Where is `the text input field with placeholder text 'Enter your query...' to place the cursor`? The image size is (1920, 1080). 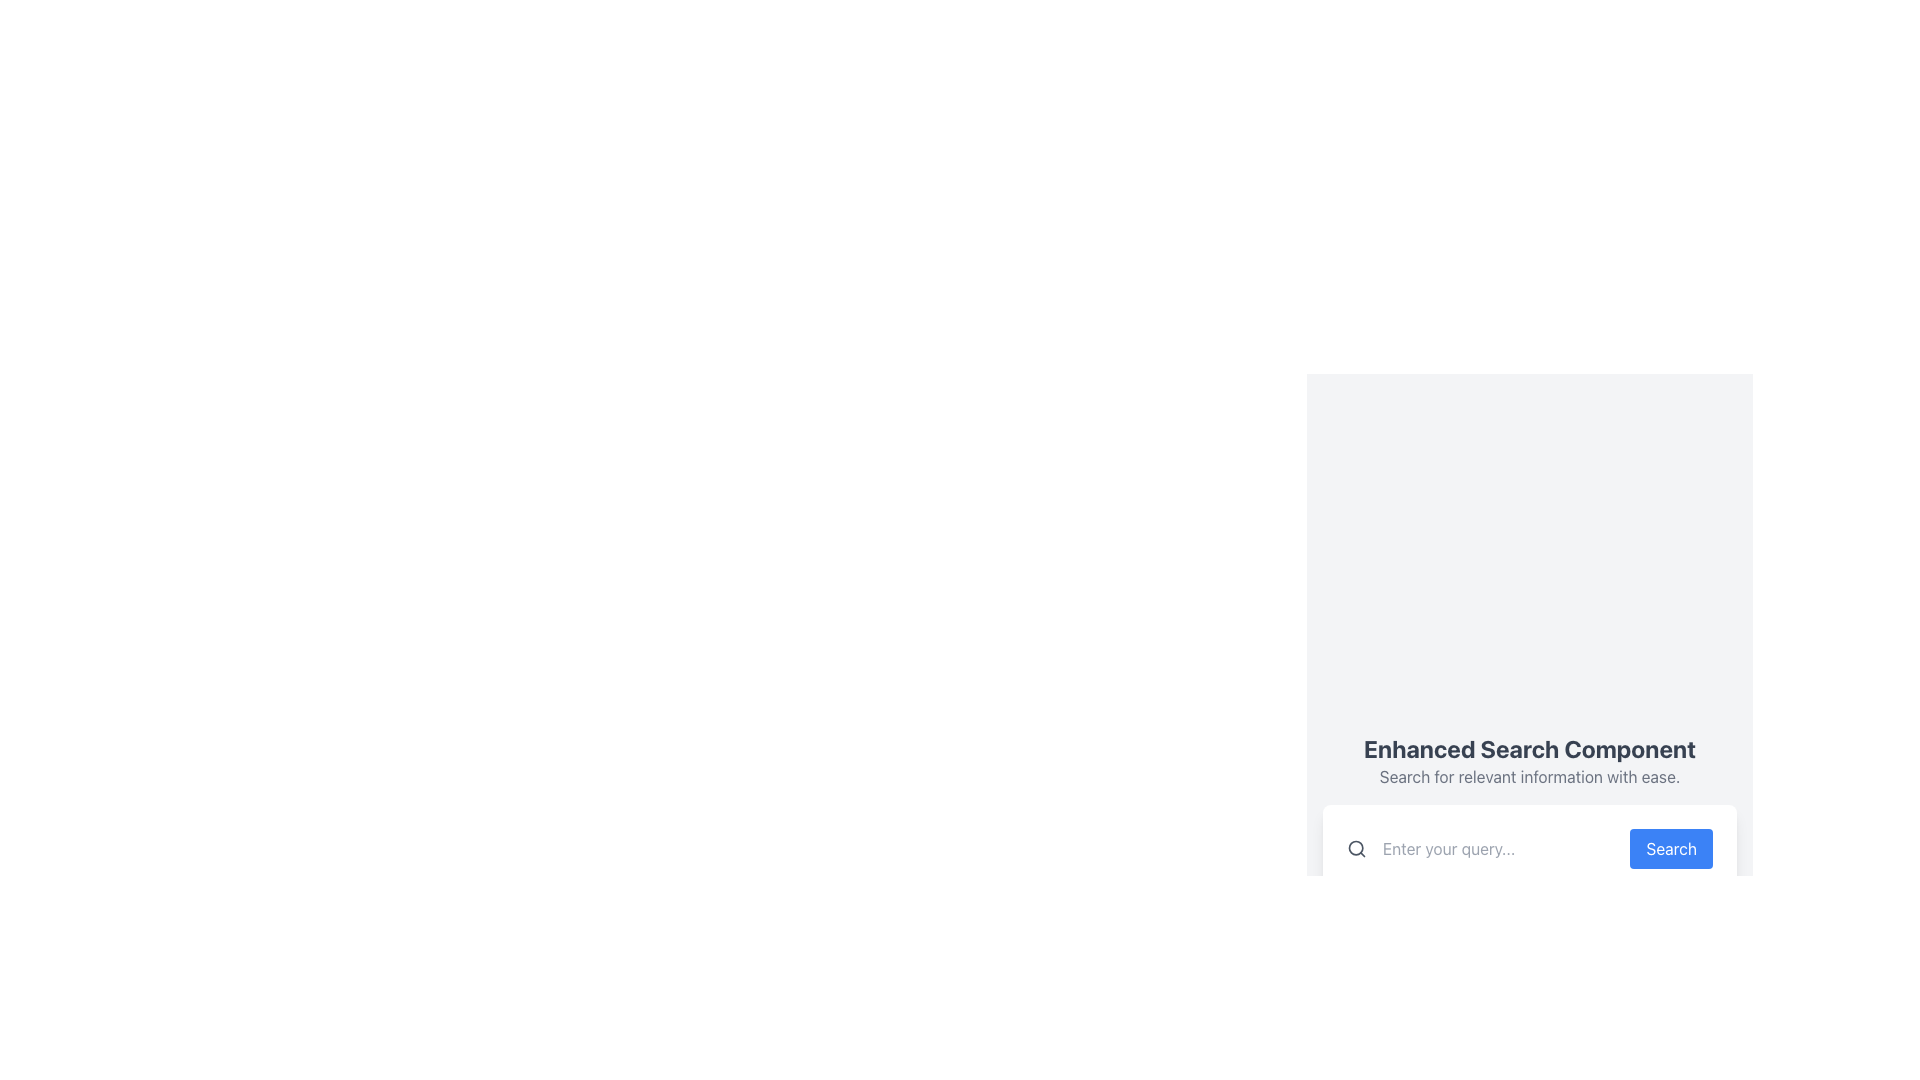
the text input field with placeholder text 'Enter your query...' to place the cursor is located at coordinates (1498, 848).